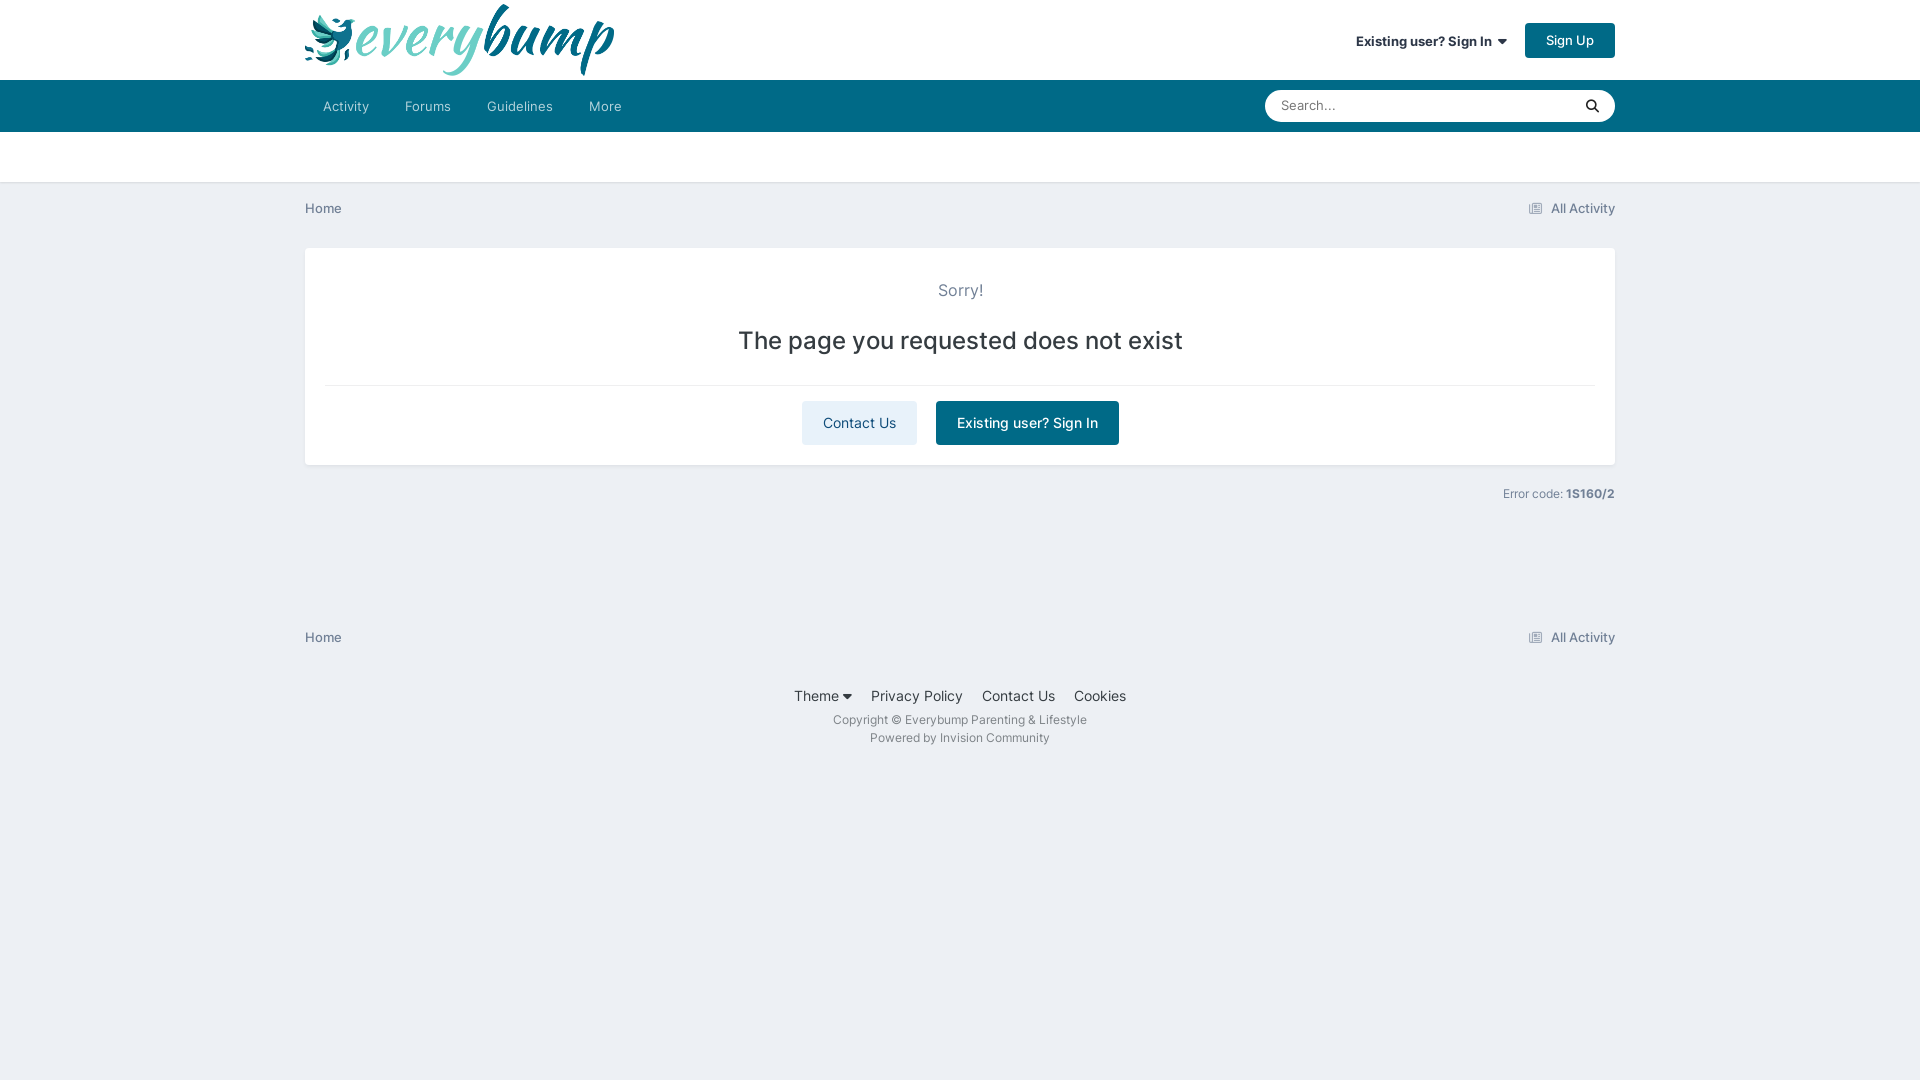  I want to click on 'Guidelines', so click(519, 105).